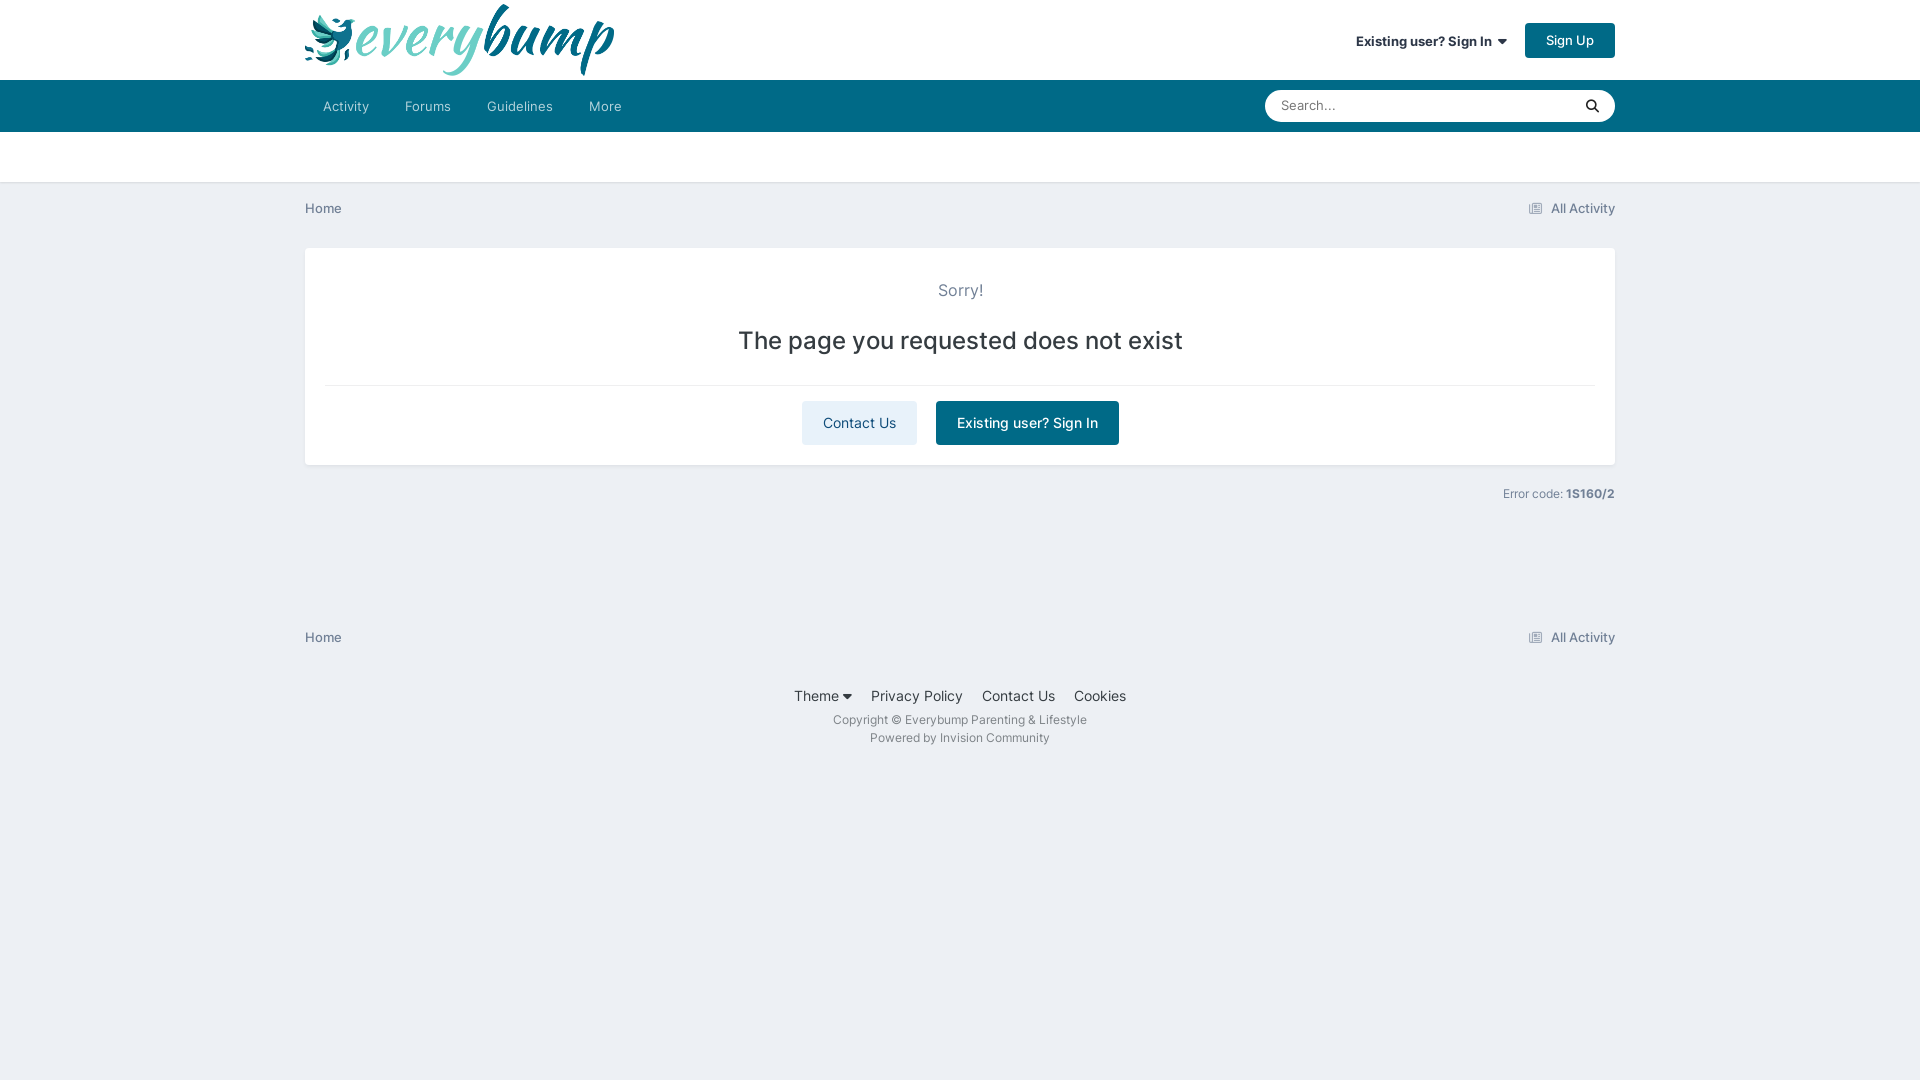  I want to click on 'Guidelines', so click(519, 105).